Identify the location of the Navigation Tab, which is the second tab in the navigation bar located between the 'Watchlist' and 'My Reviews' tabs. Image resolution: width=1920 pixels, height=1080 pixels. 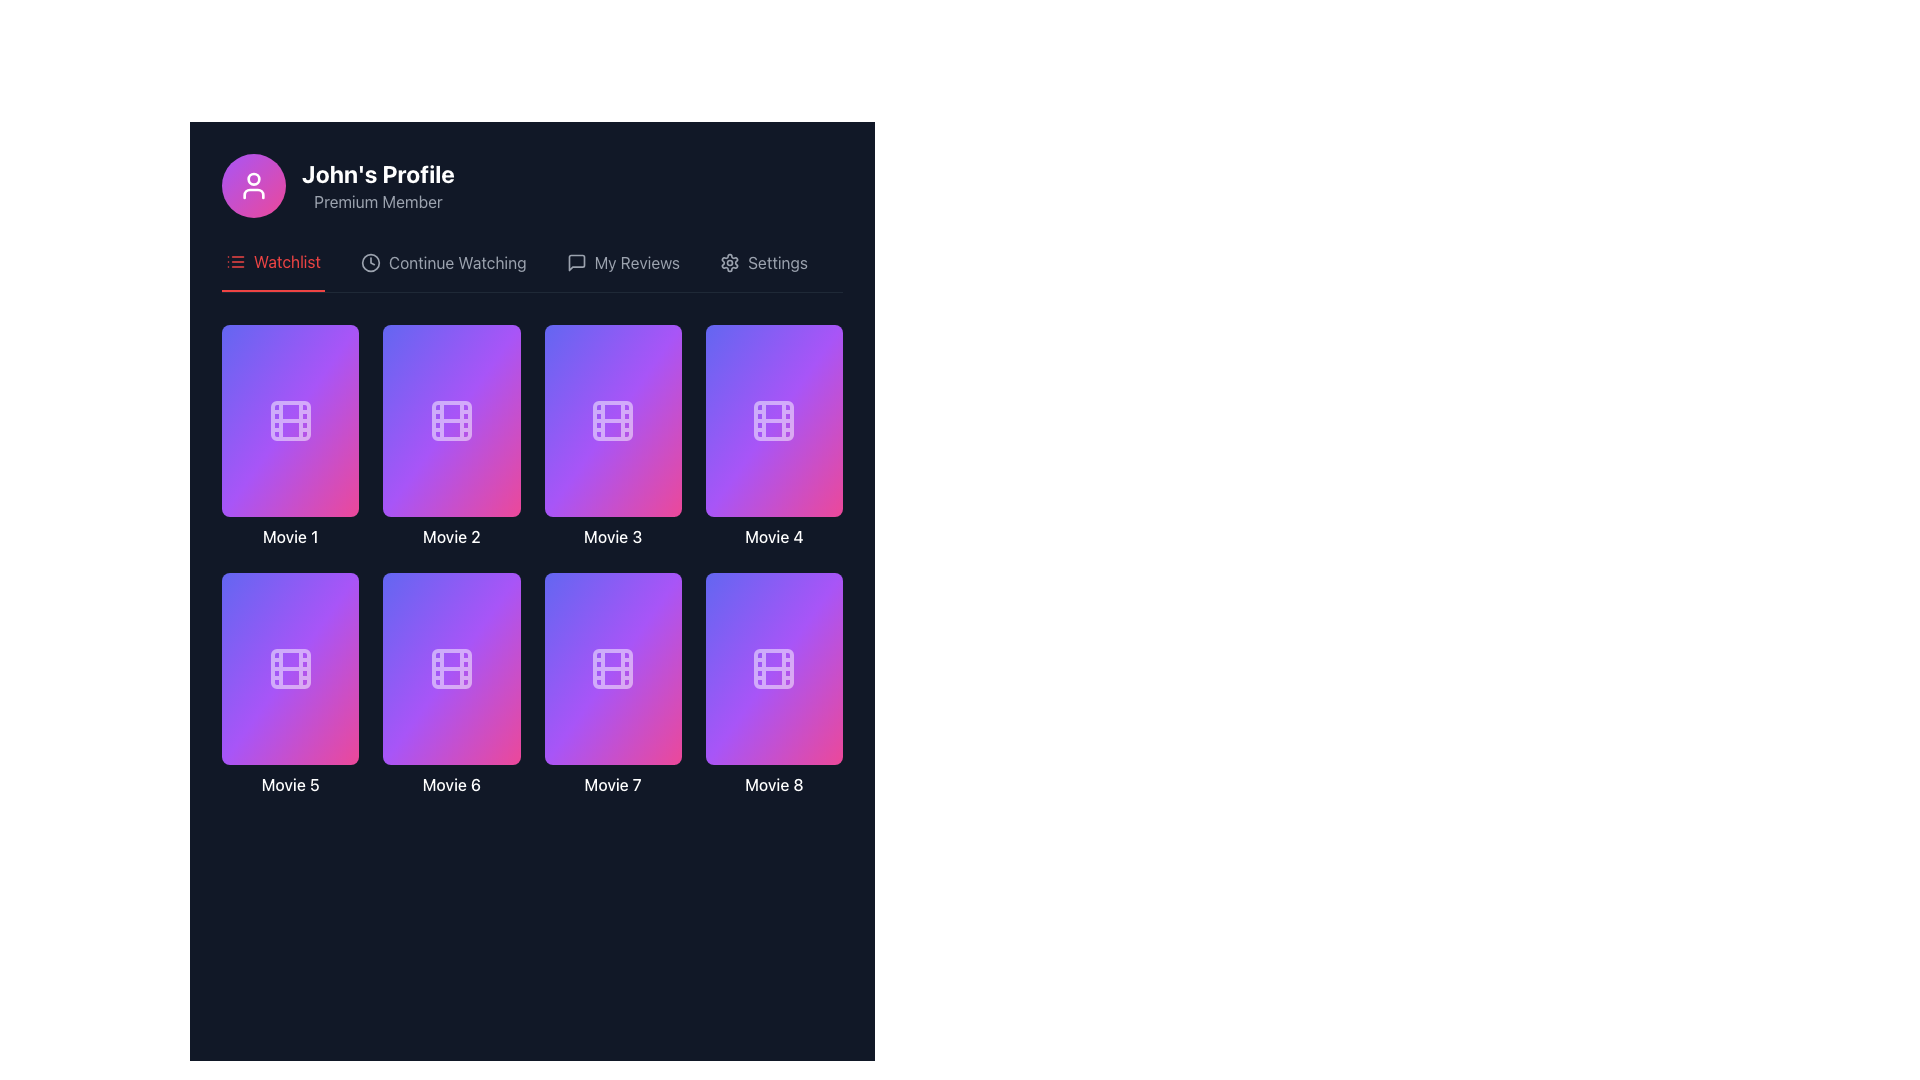
(442, 270).